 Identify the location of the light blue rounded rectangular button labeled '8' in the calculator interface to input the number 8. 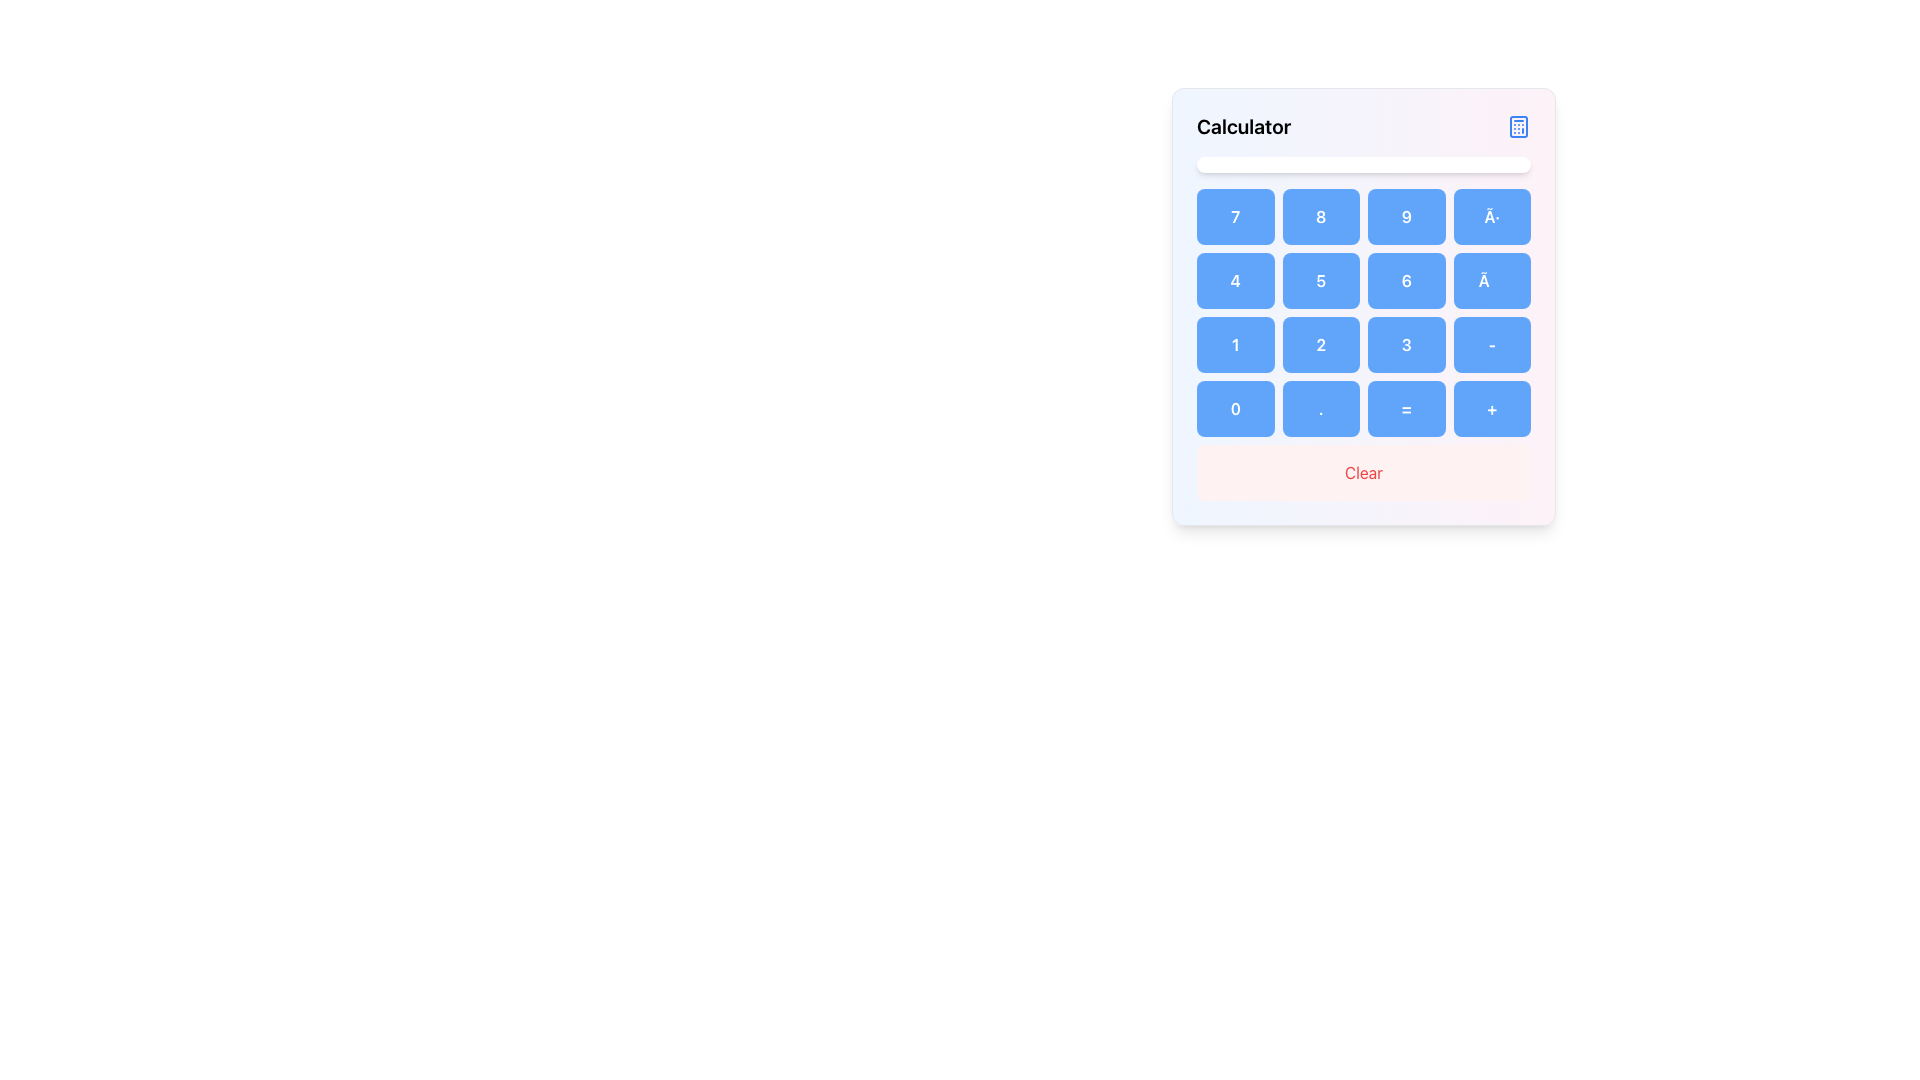
(1321, 216).